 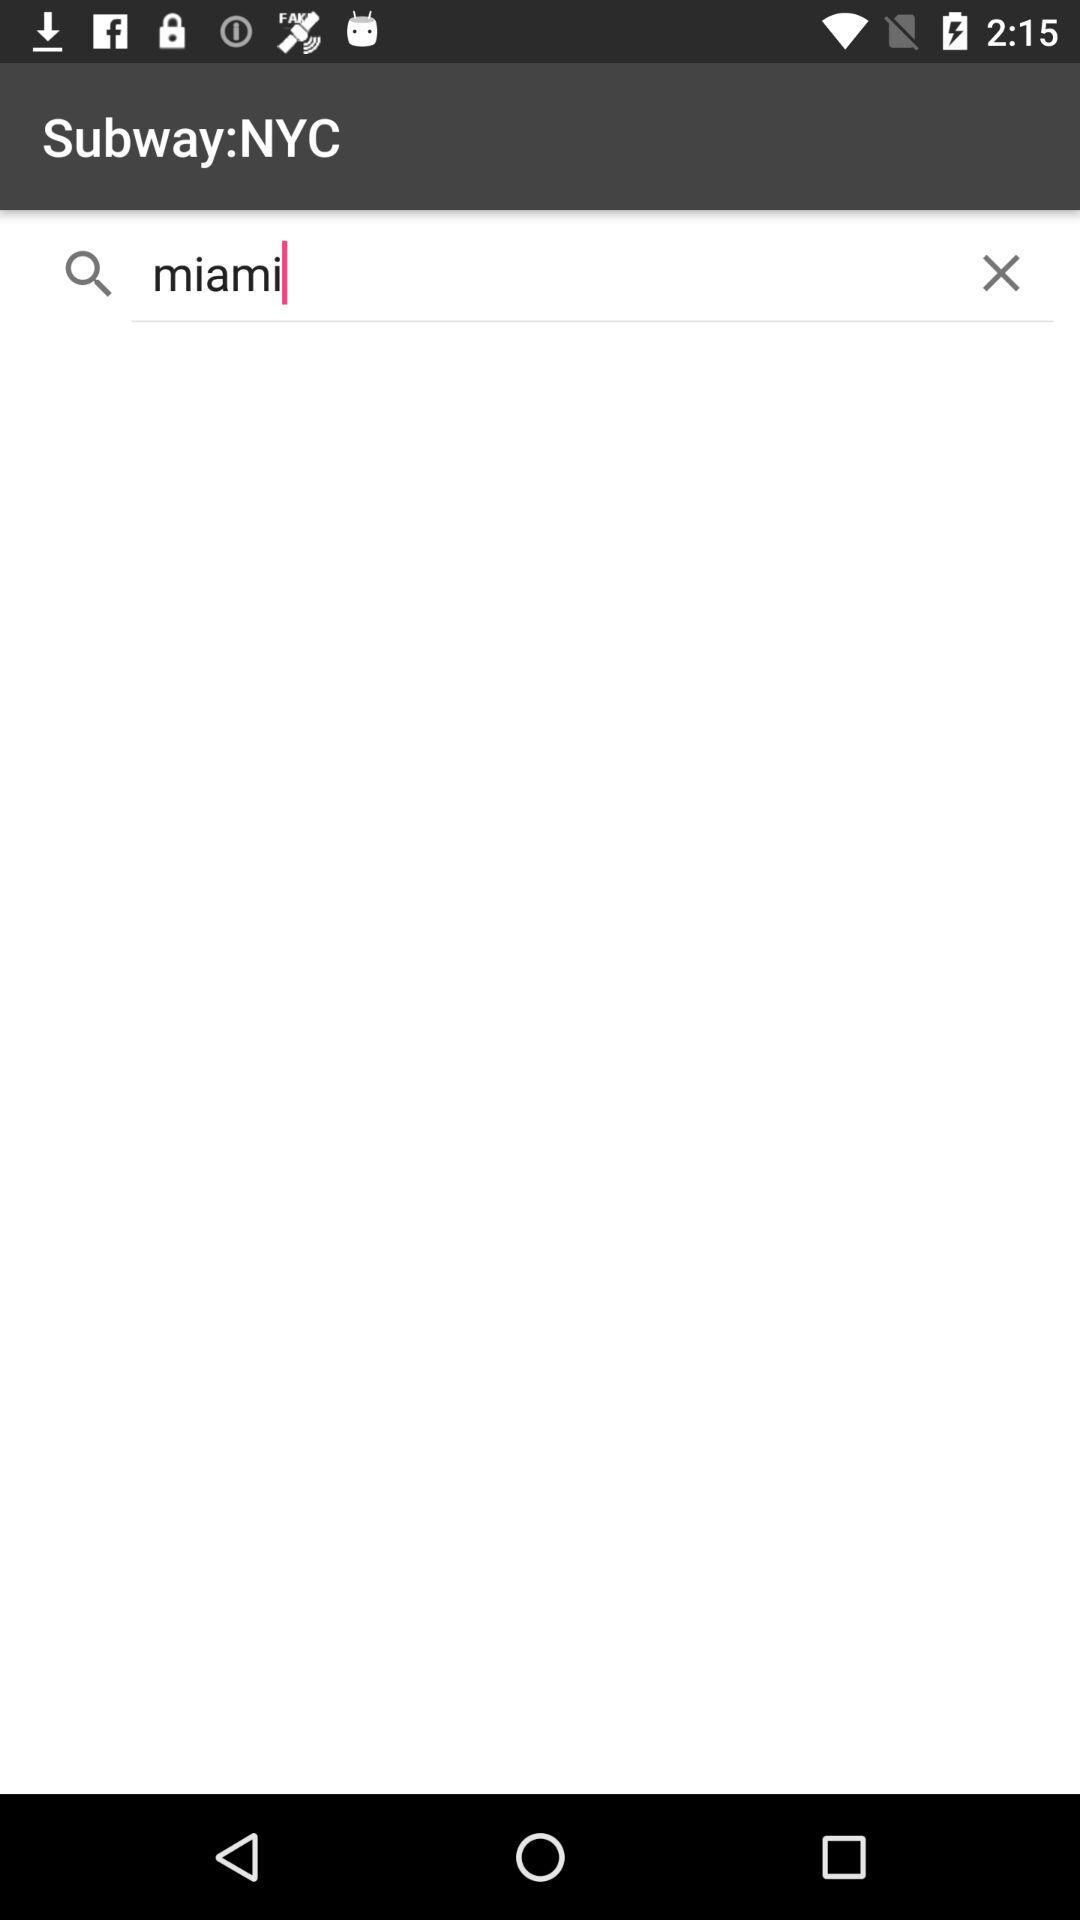 What do you see at coordinates (1001, 272) in the screenshot?
I see `the close icon` at bounding box center [1001, 272].